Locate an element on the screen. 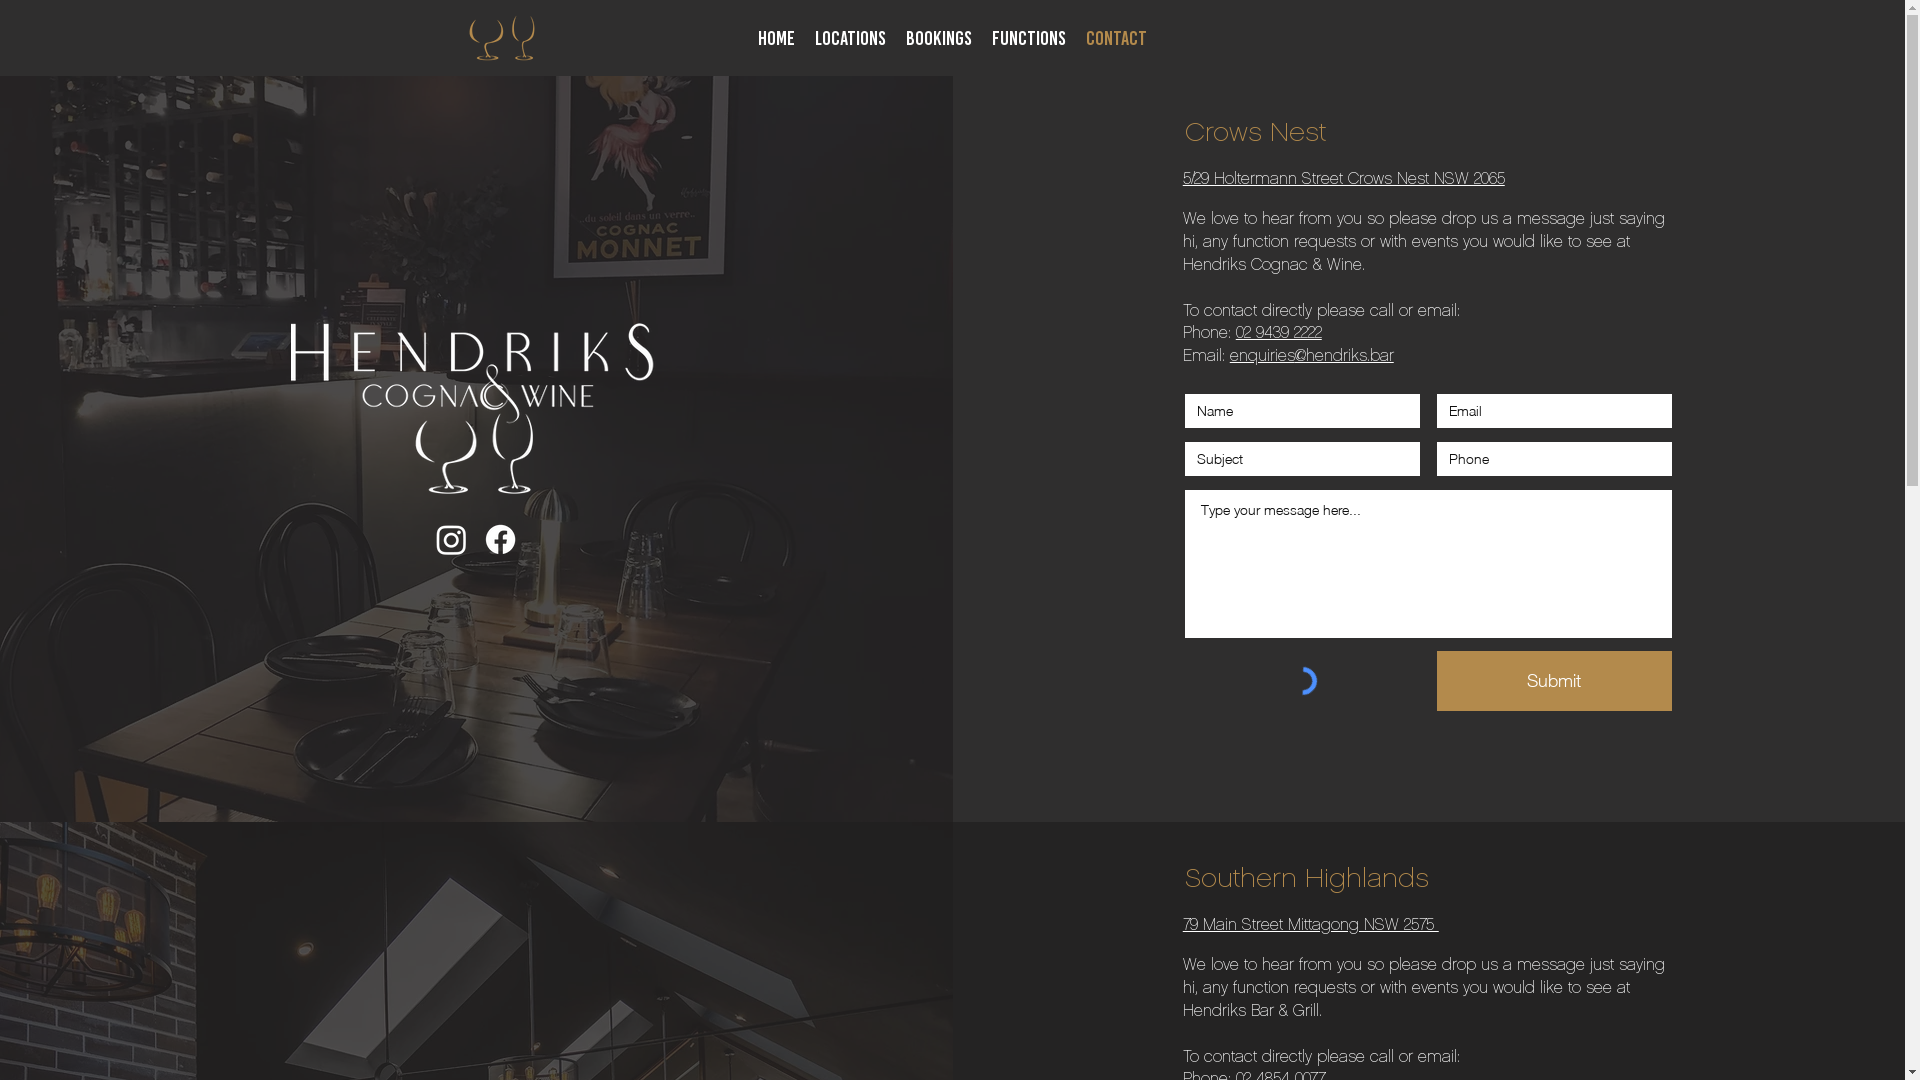 This screenshot has height=1080, width=1920. 'HOME' is located at coordinates (775, 38).